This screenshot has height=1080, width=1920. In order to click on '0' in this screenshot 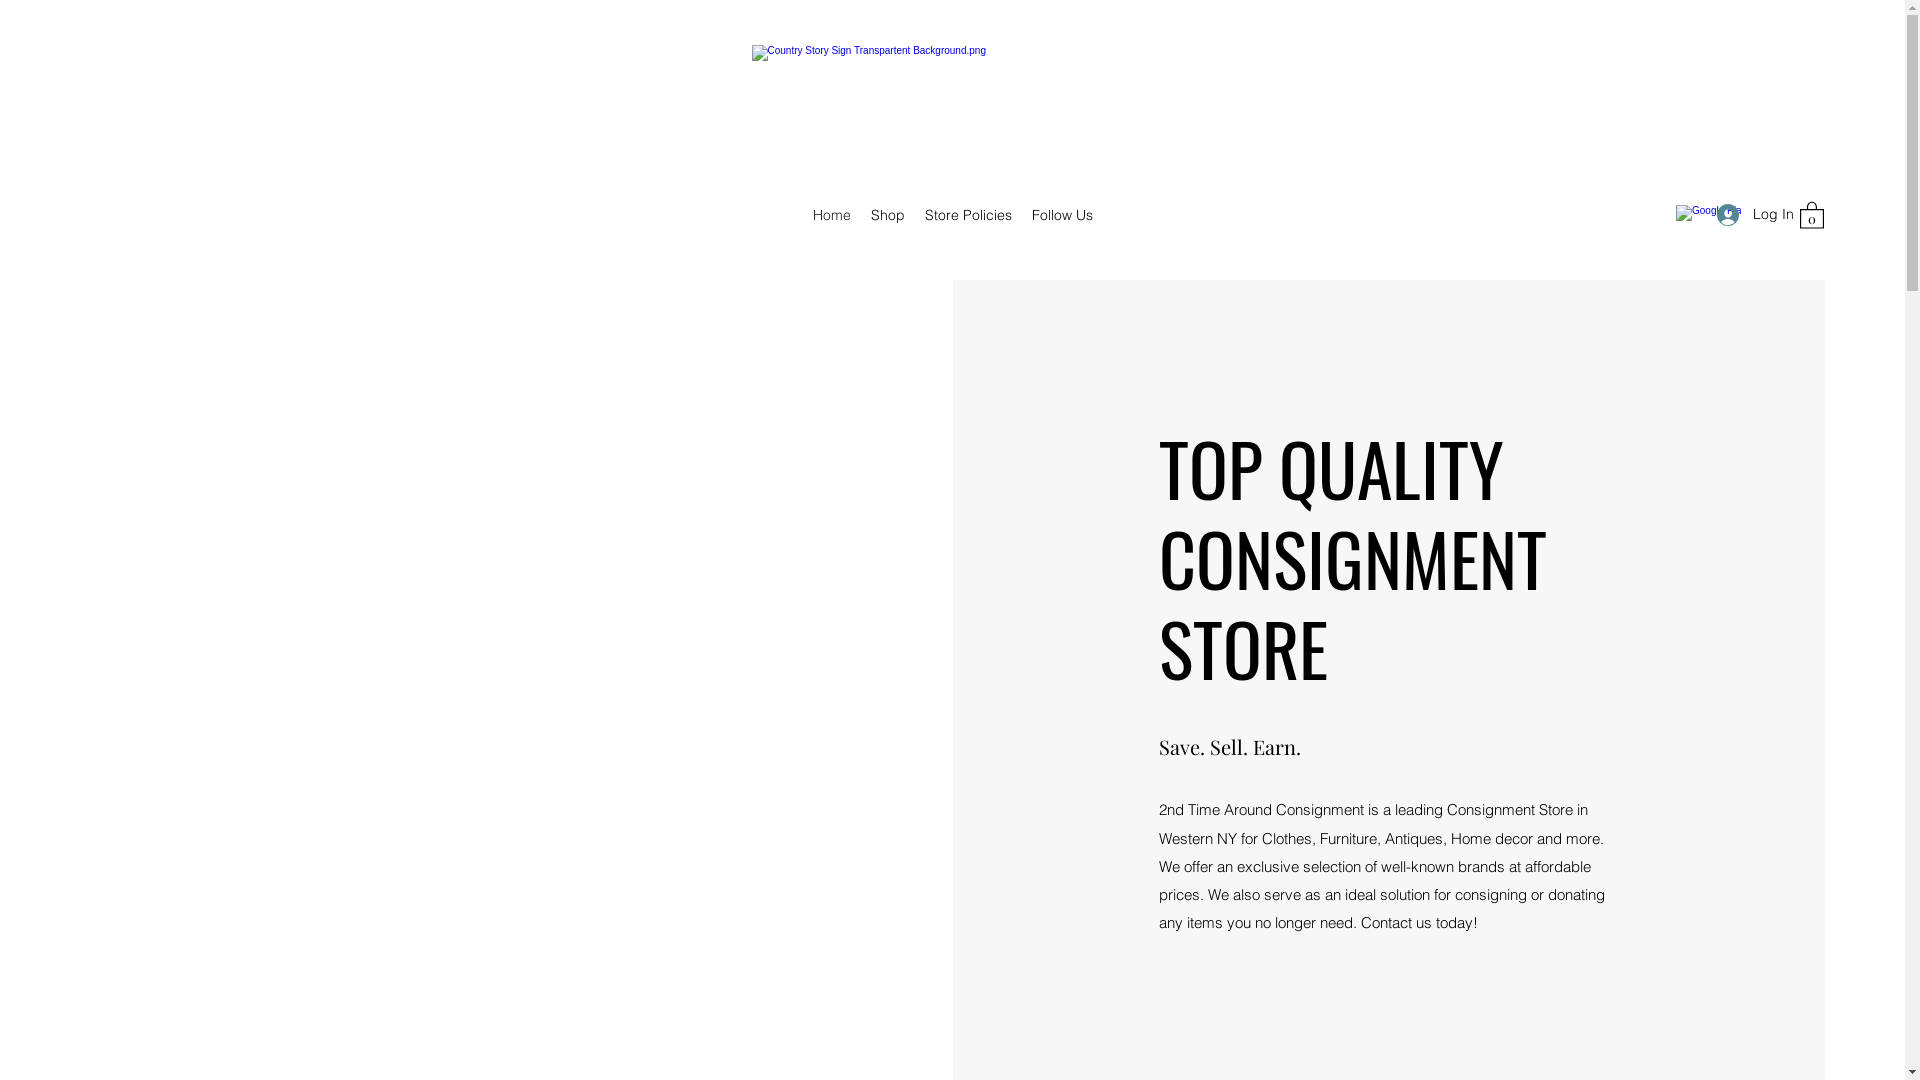, I will do `click(1811, 214)`.